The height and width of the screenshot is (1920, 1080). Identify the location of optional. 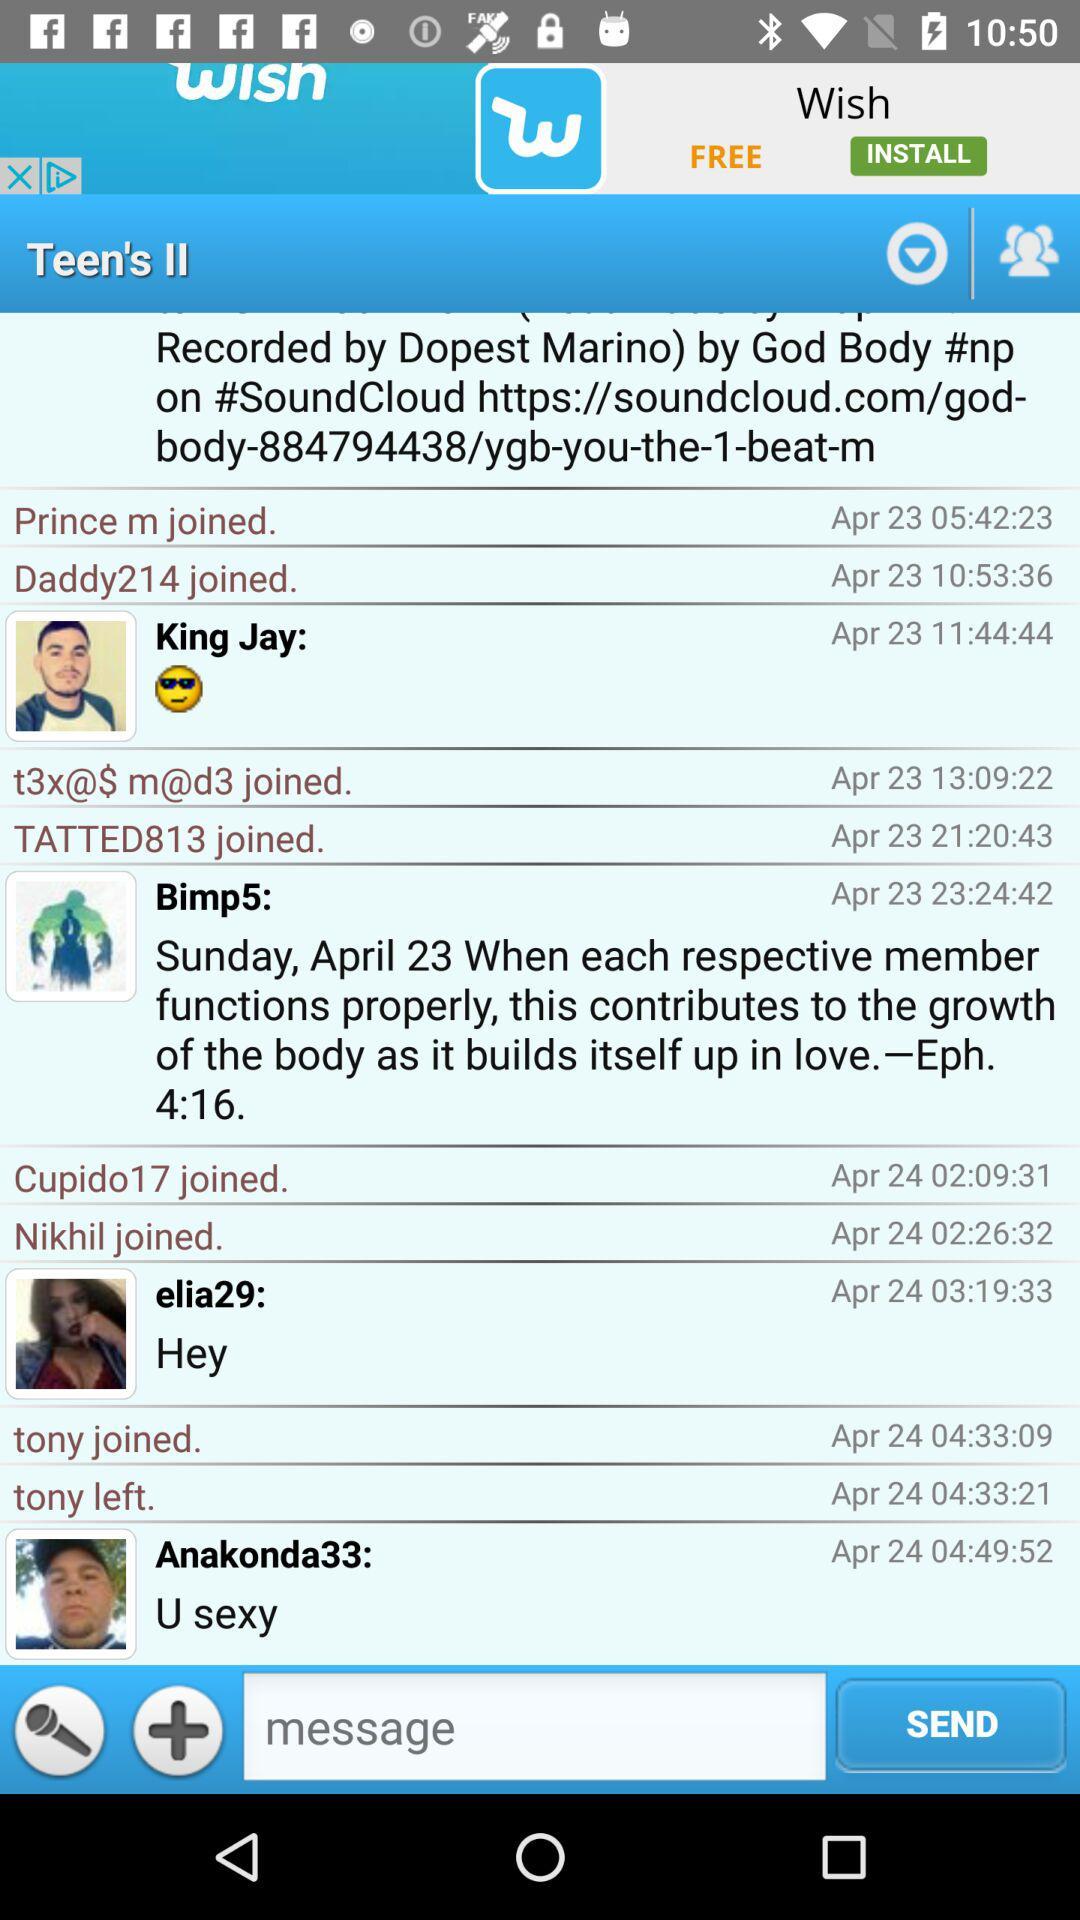
(915, 252).